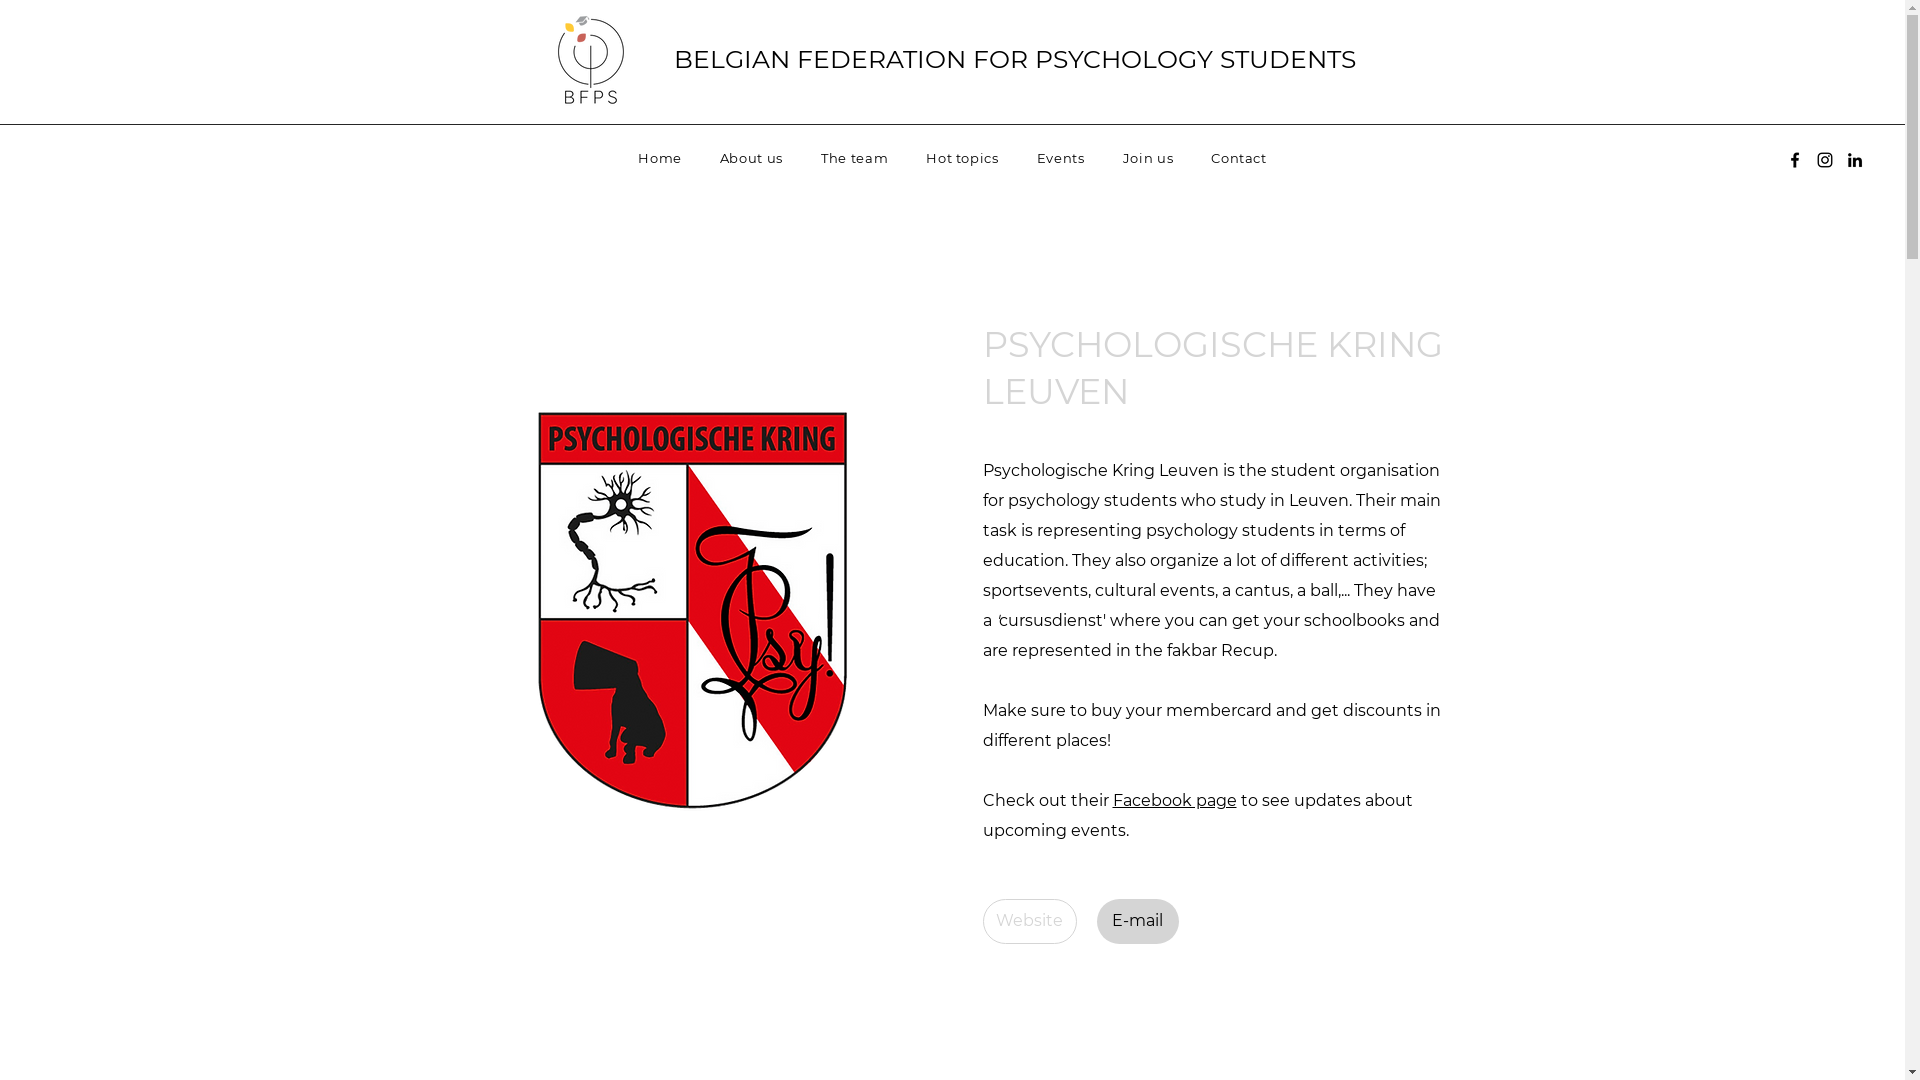 This screenshot has width=1920, height=1080. Describe the element at coordinates (705, 157) in the screenshot. I see `'About us'` at that location.